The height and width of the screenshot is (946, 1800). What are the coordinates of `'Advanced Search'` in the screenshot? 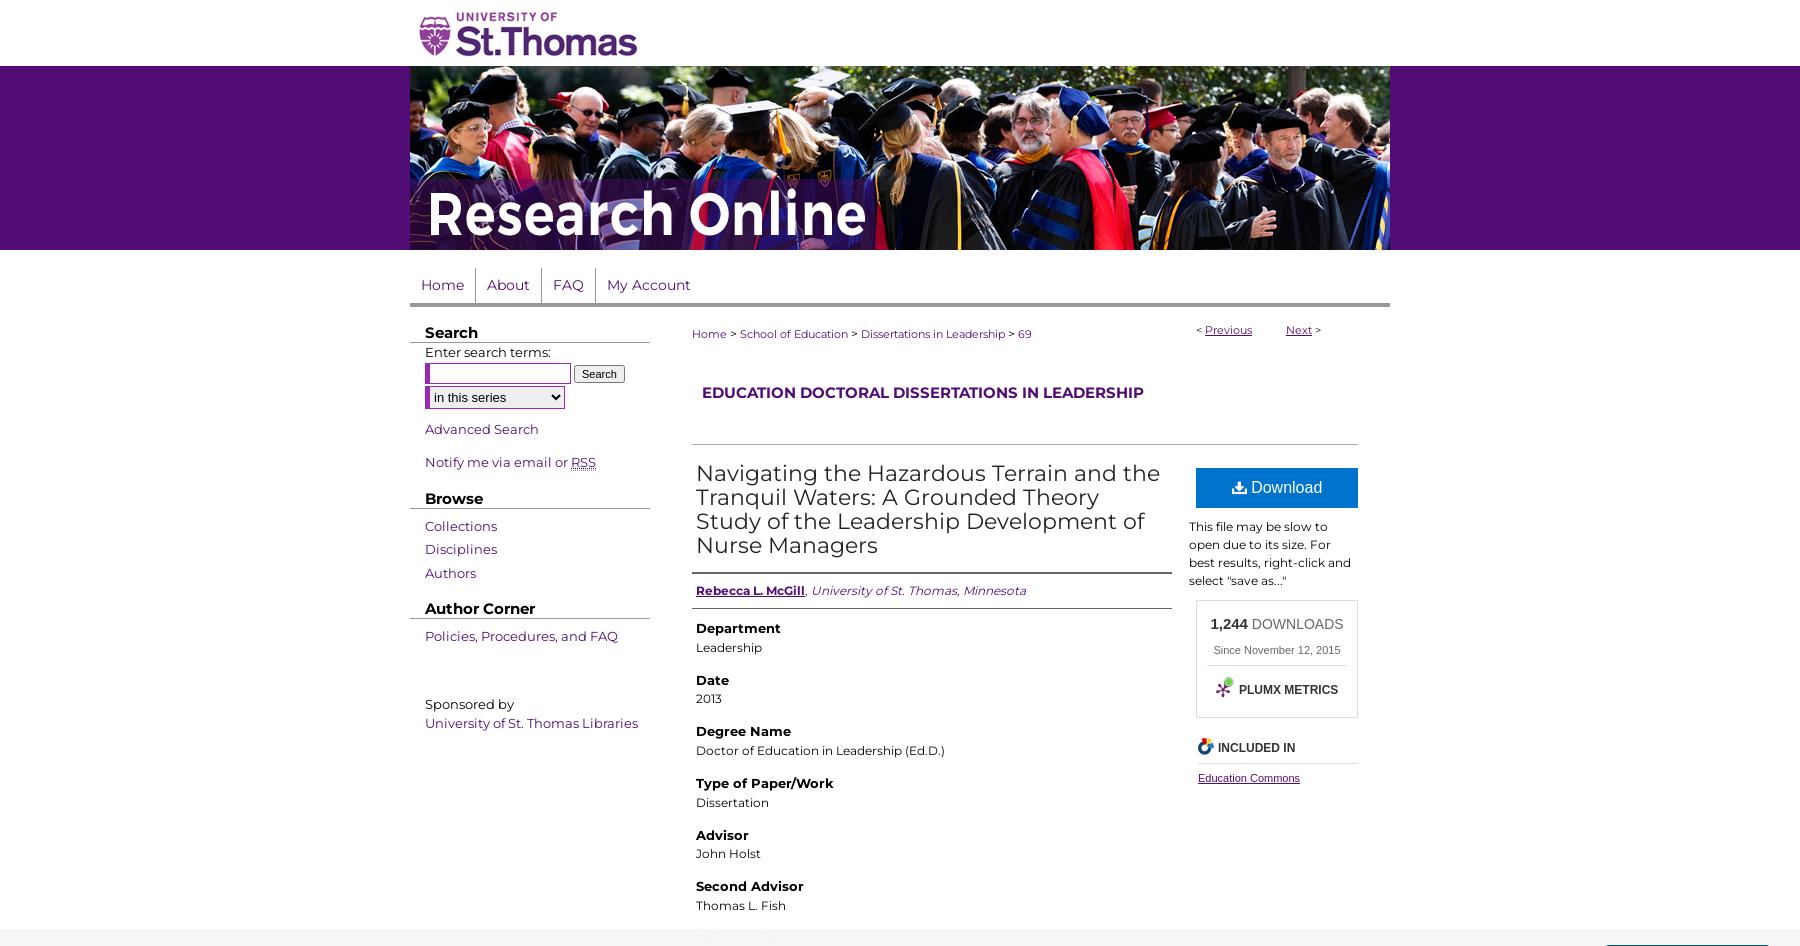 It's located at (481, 426).